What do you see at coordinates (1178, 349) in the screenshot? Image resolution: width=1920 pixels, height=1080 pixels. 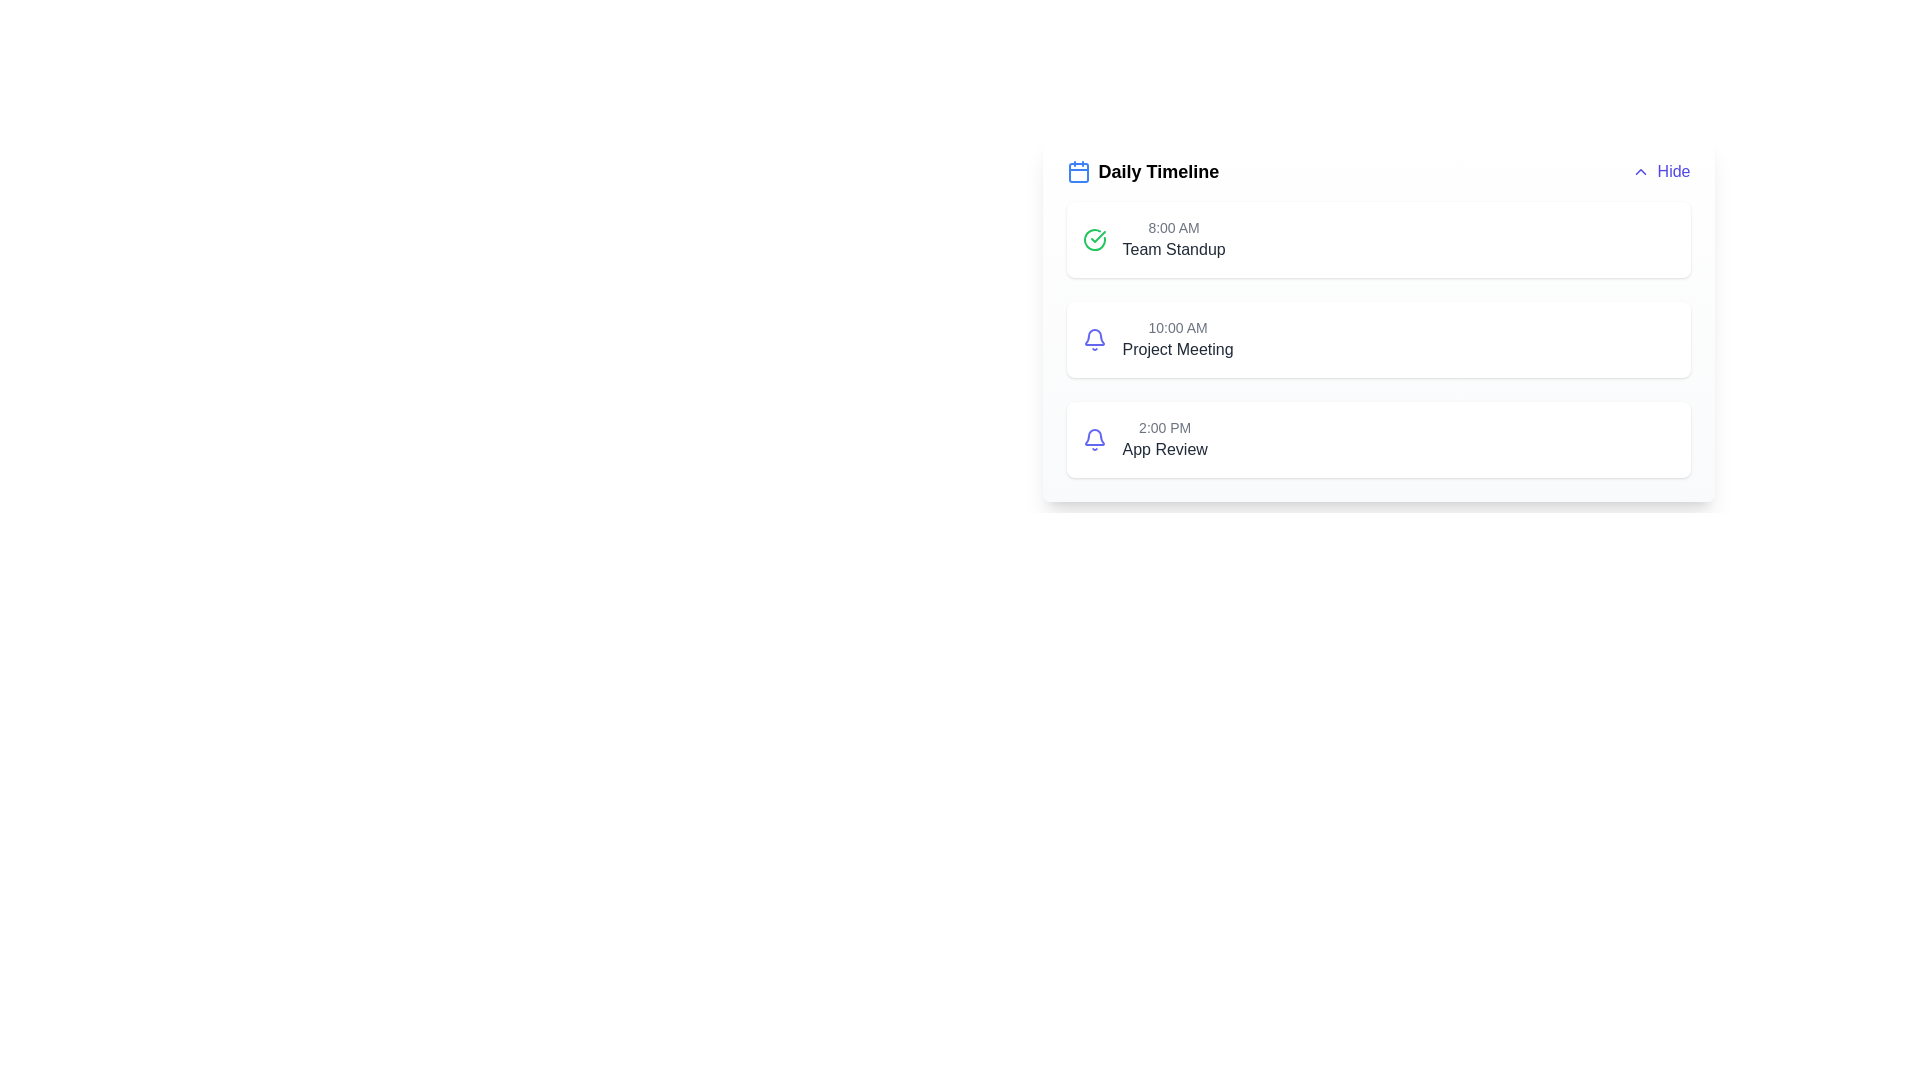 I see `the text label that describes an event or task scheduled at 10:00 AM, positioned directly below the time label and aligned horizontally with it` at bounding box center [1178, 349].